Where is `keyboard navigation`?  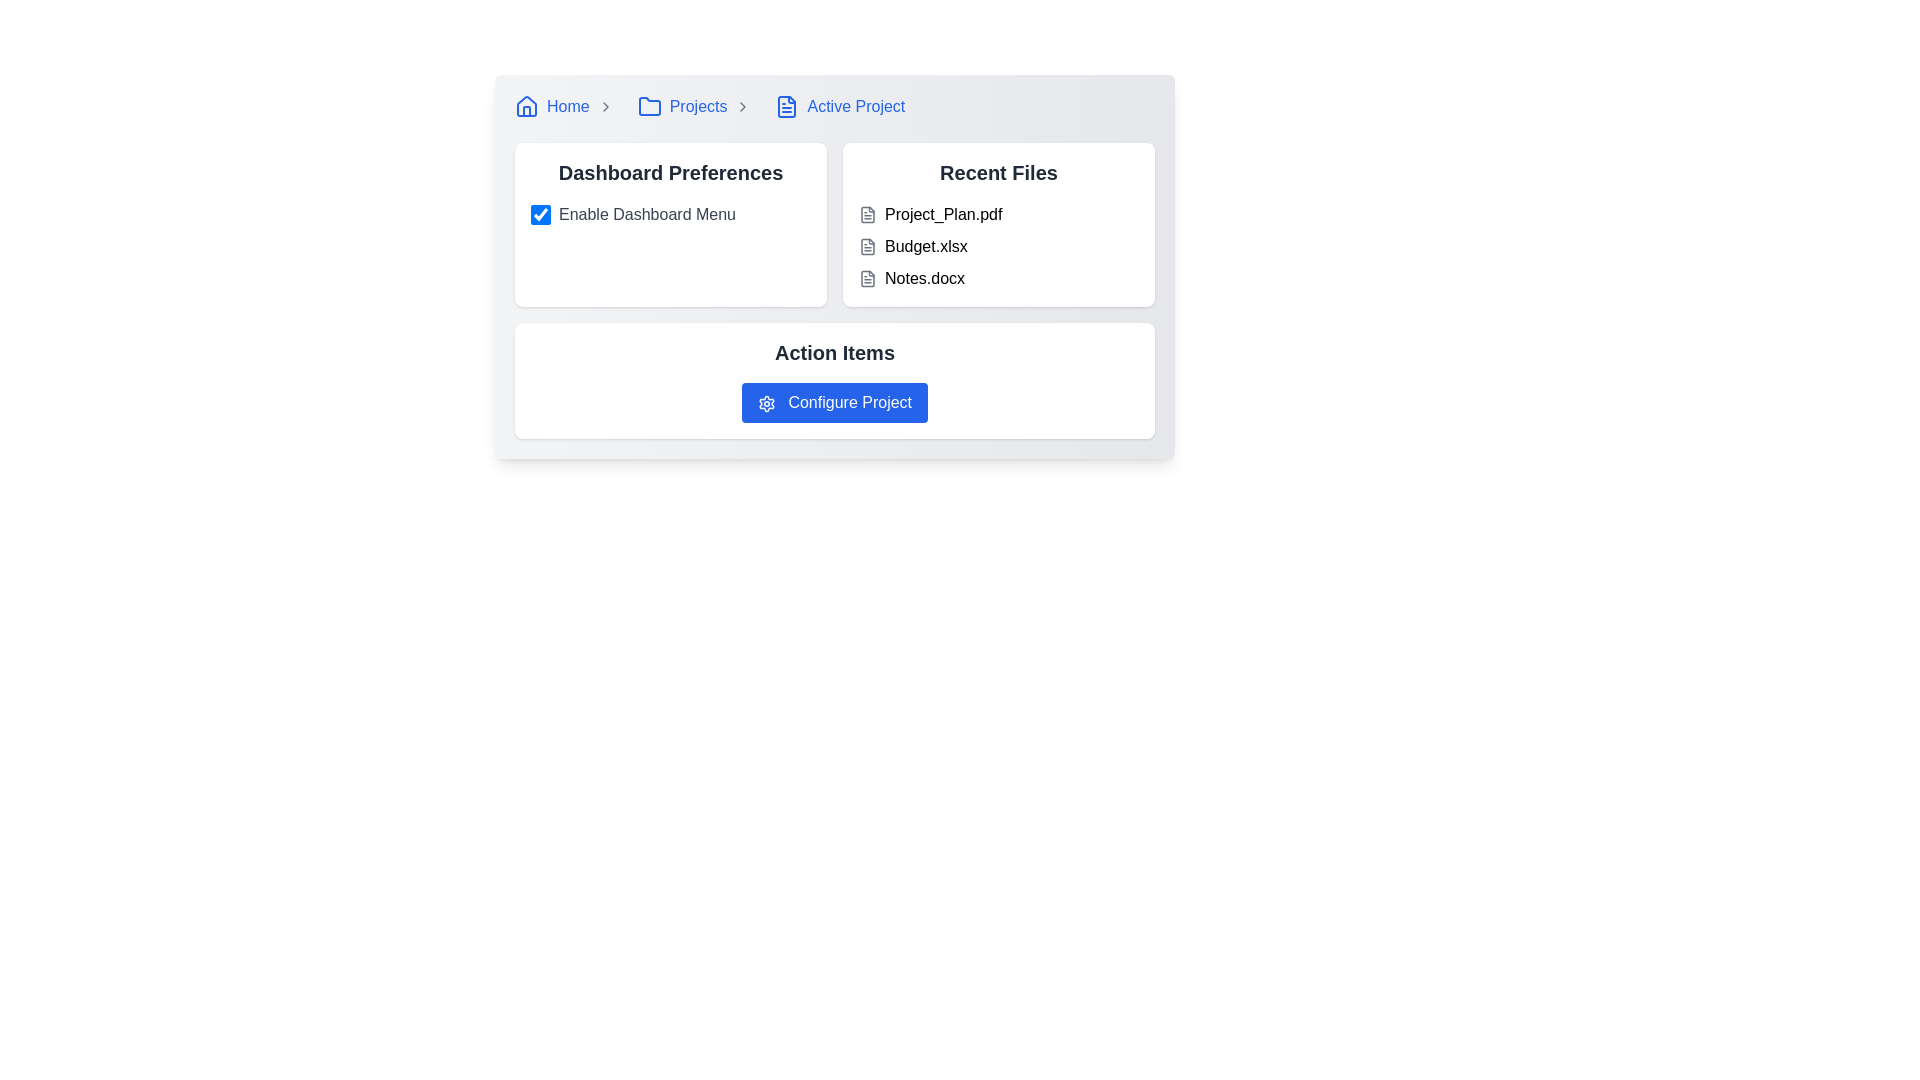
keyboard navigation is located at coordinates (766, 403).